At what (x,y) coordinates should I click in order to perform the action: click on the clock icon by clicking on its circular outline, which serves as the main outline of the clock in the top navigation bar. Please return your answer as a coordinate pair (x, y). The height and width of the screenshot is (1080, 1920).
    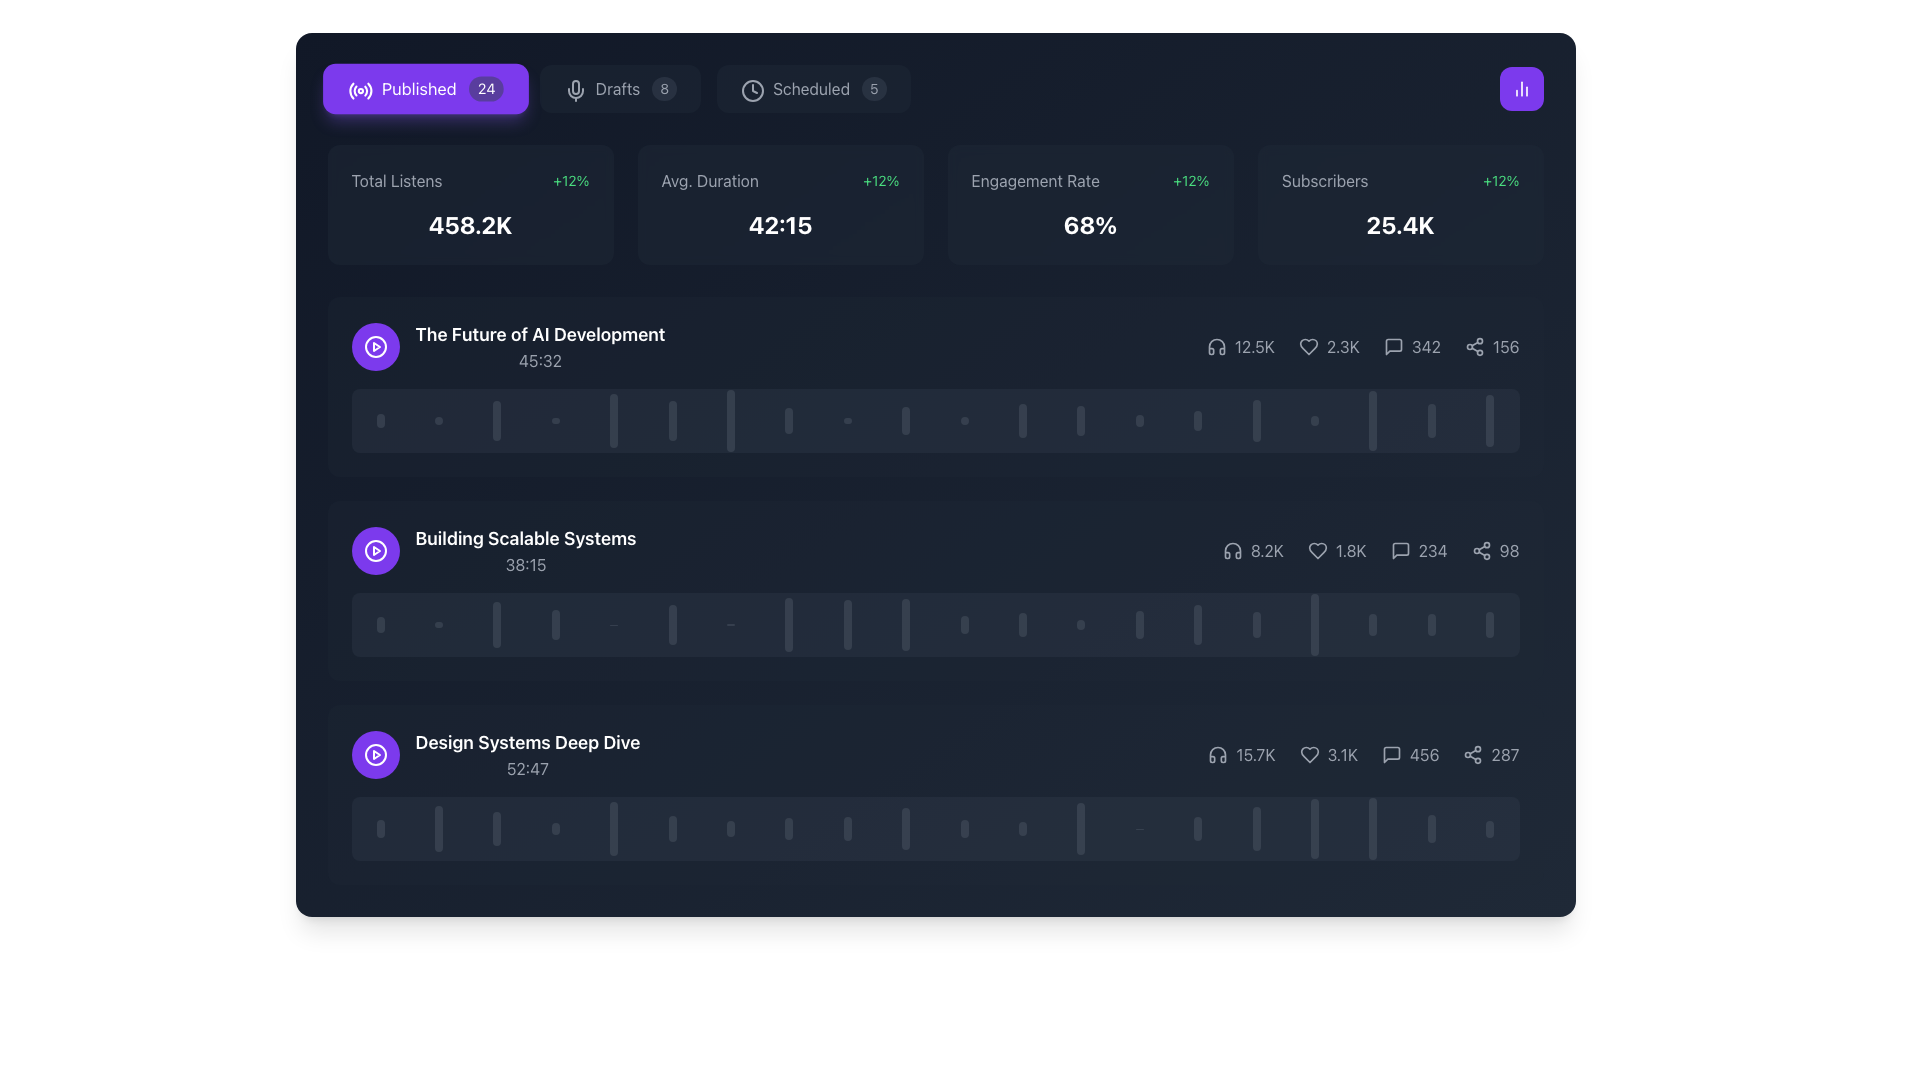
    Looking at the image, I should click on (752, 91).